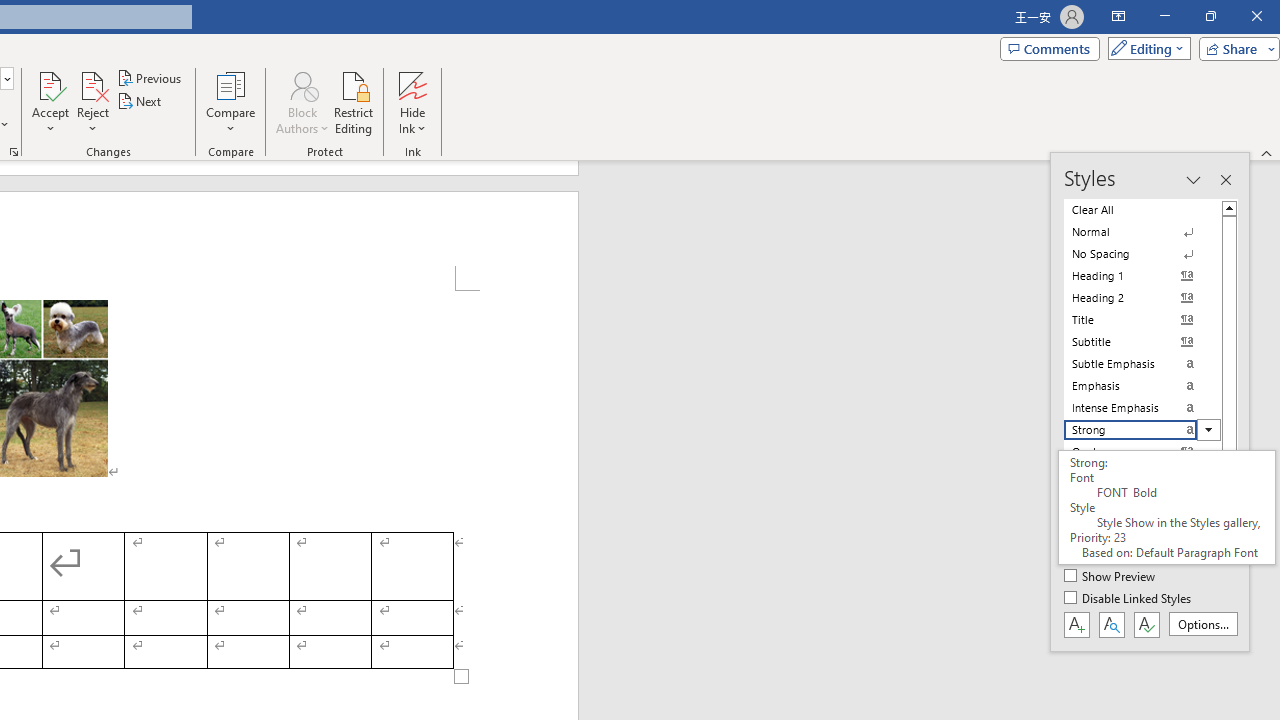 Image resolution: width=1280 pixels, height=720 pixels. What do you see at coordinates (1142, 385) in the screenshot?
I see `'Emphasis'` at bounding box center [1142, 385].